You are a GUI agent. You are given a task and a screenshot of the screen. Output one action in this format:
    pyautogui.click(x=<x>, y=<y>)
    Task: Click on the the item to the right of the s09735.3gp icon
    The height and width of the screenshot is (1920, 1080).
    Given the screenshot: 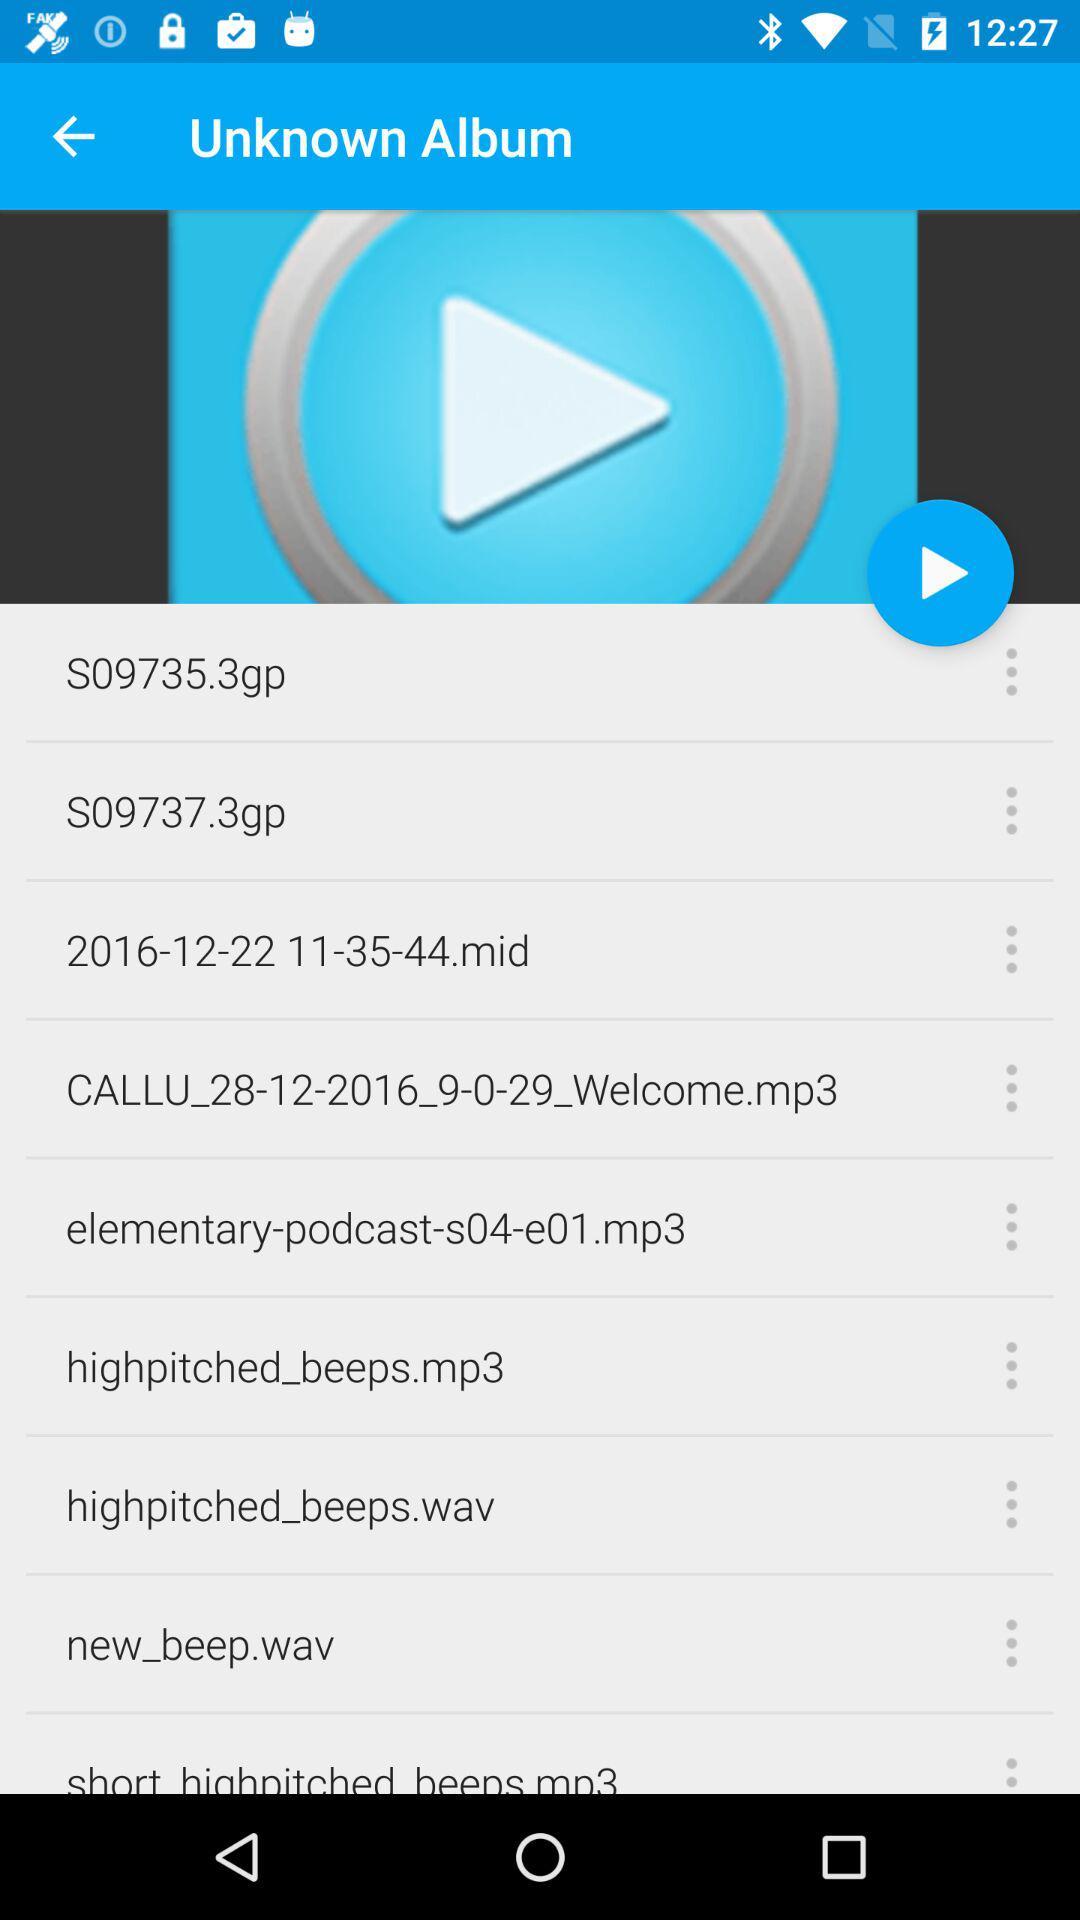 What is the action you would take?
    pyautogui.click(x=940, y=571)
    